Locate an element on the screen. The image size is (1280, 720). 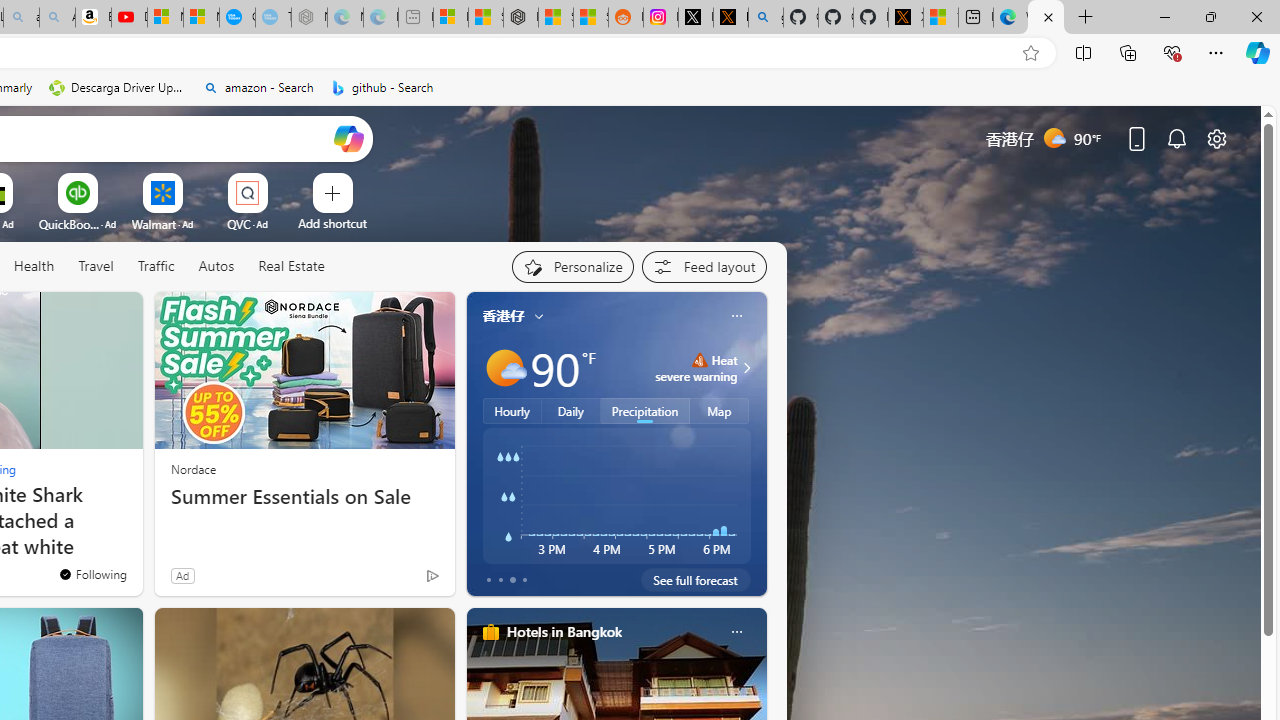
'Hotels in Bangkok' is located at coordinates (562, 631).